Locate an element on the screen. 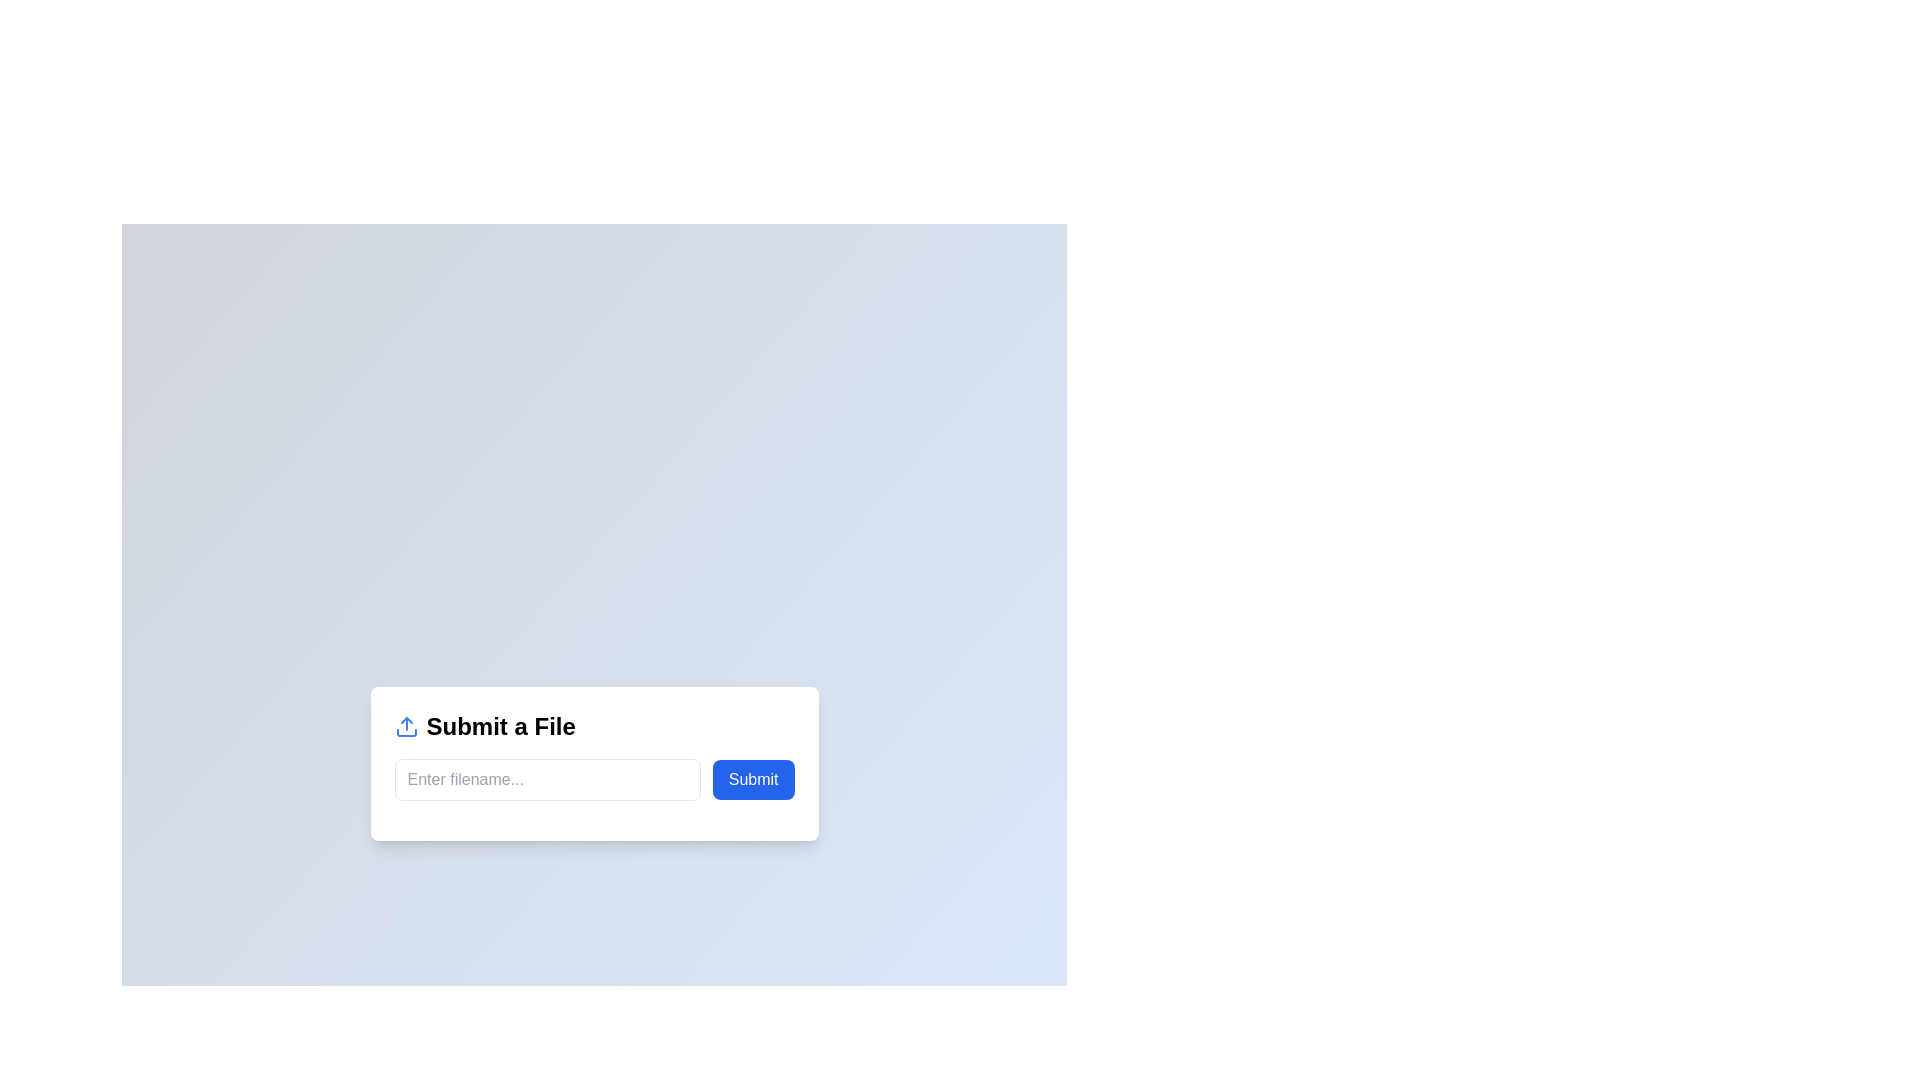 Image resolution: width=1920 pixels, height=1080 pixels. the upload icon, which features an upward-pointing arrow over a horizontal line, styled in bright blue and located to the left of the 'Submit a File' text is located at coordinates (405, 726).